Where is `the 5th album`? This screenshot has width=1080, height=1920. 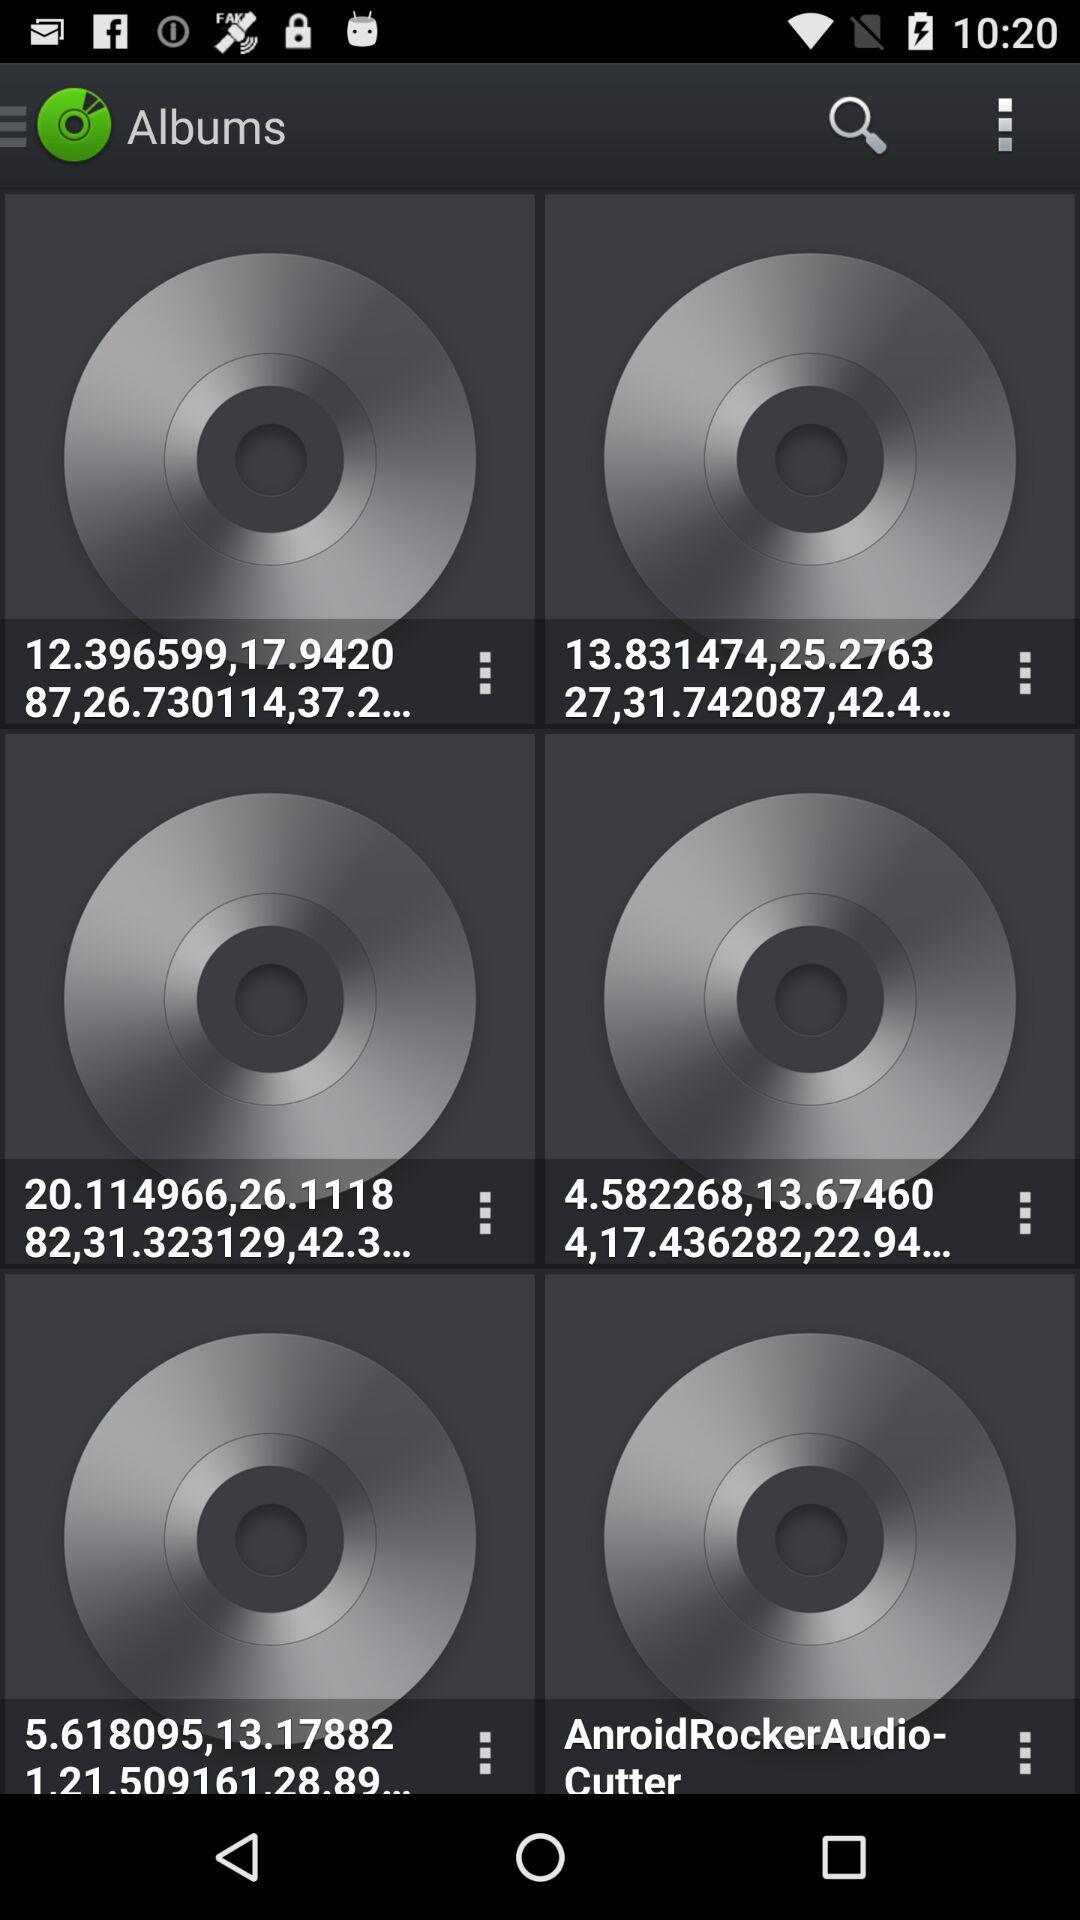 the 5th album is located at coordinates (270, 1531).